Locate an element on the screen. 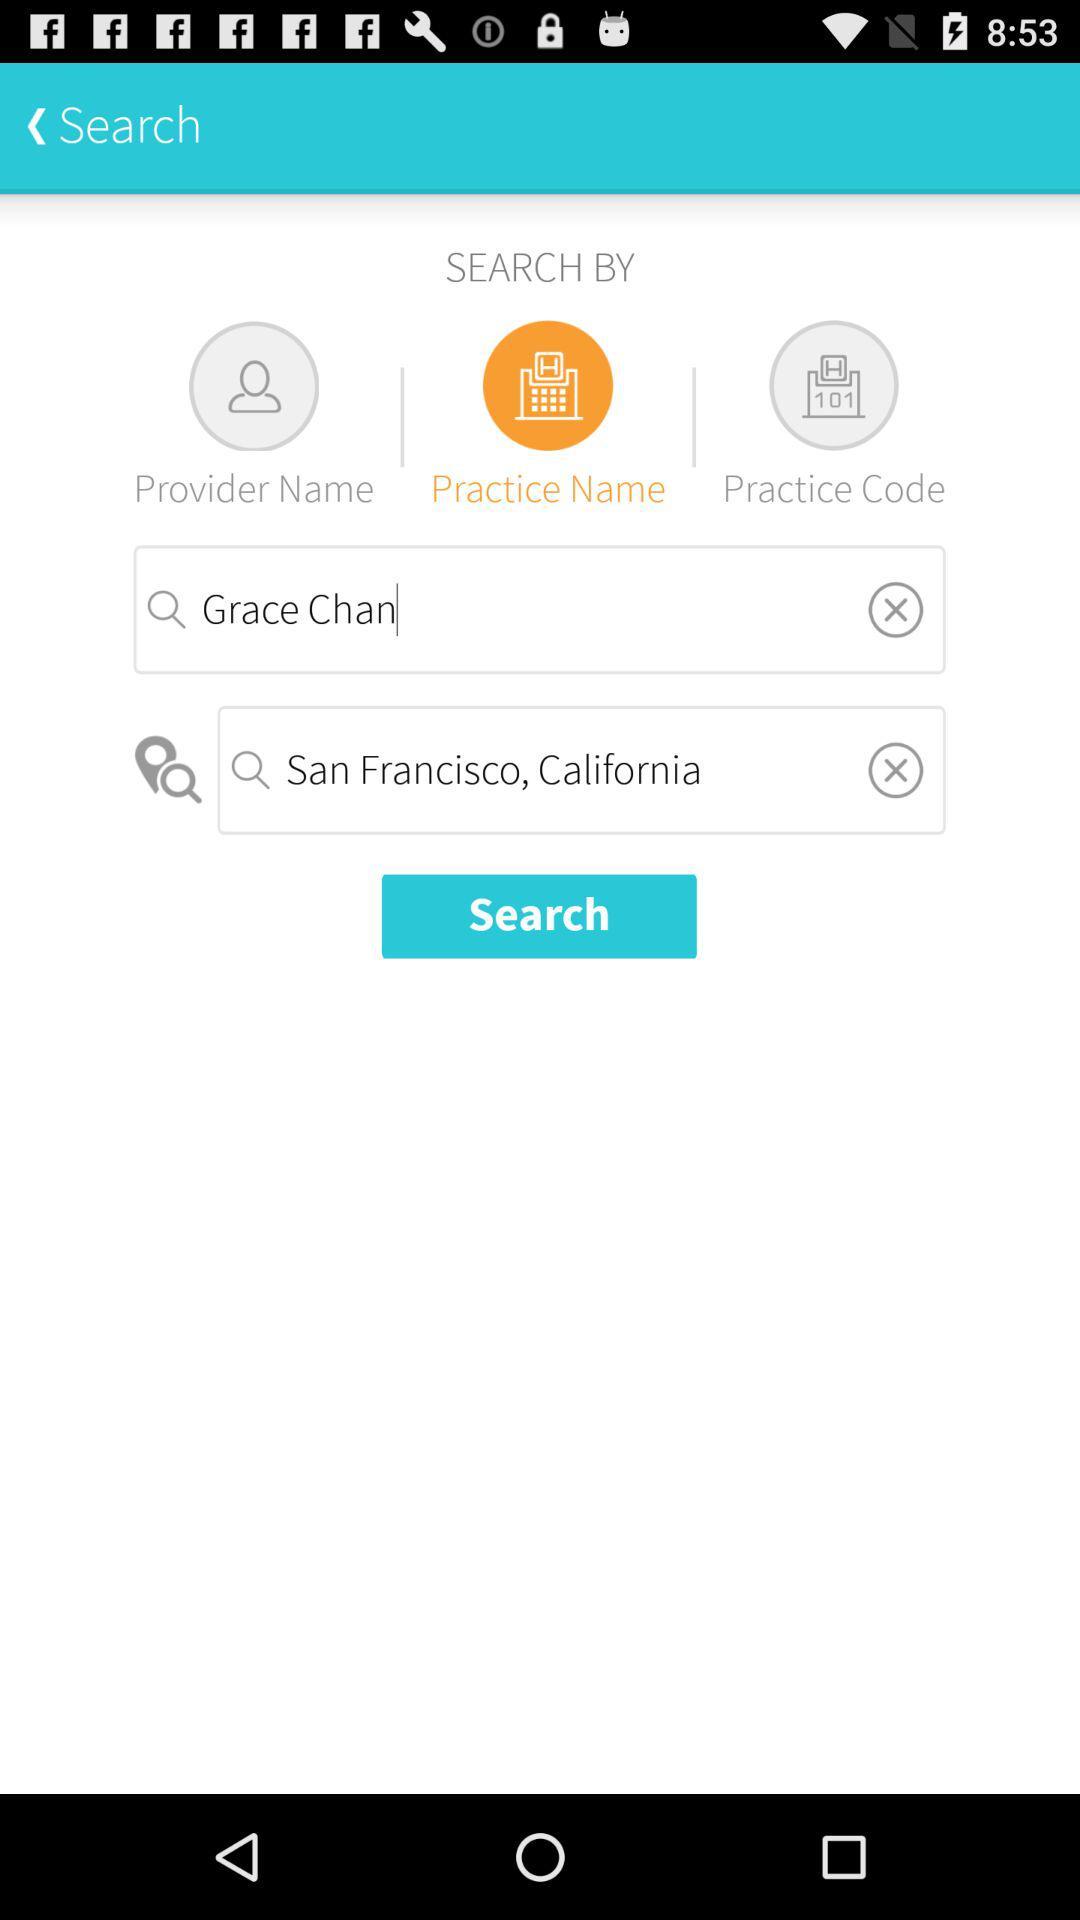 The image size is (1080, 1920). the item below search by item is located at coordinates (252, 416).